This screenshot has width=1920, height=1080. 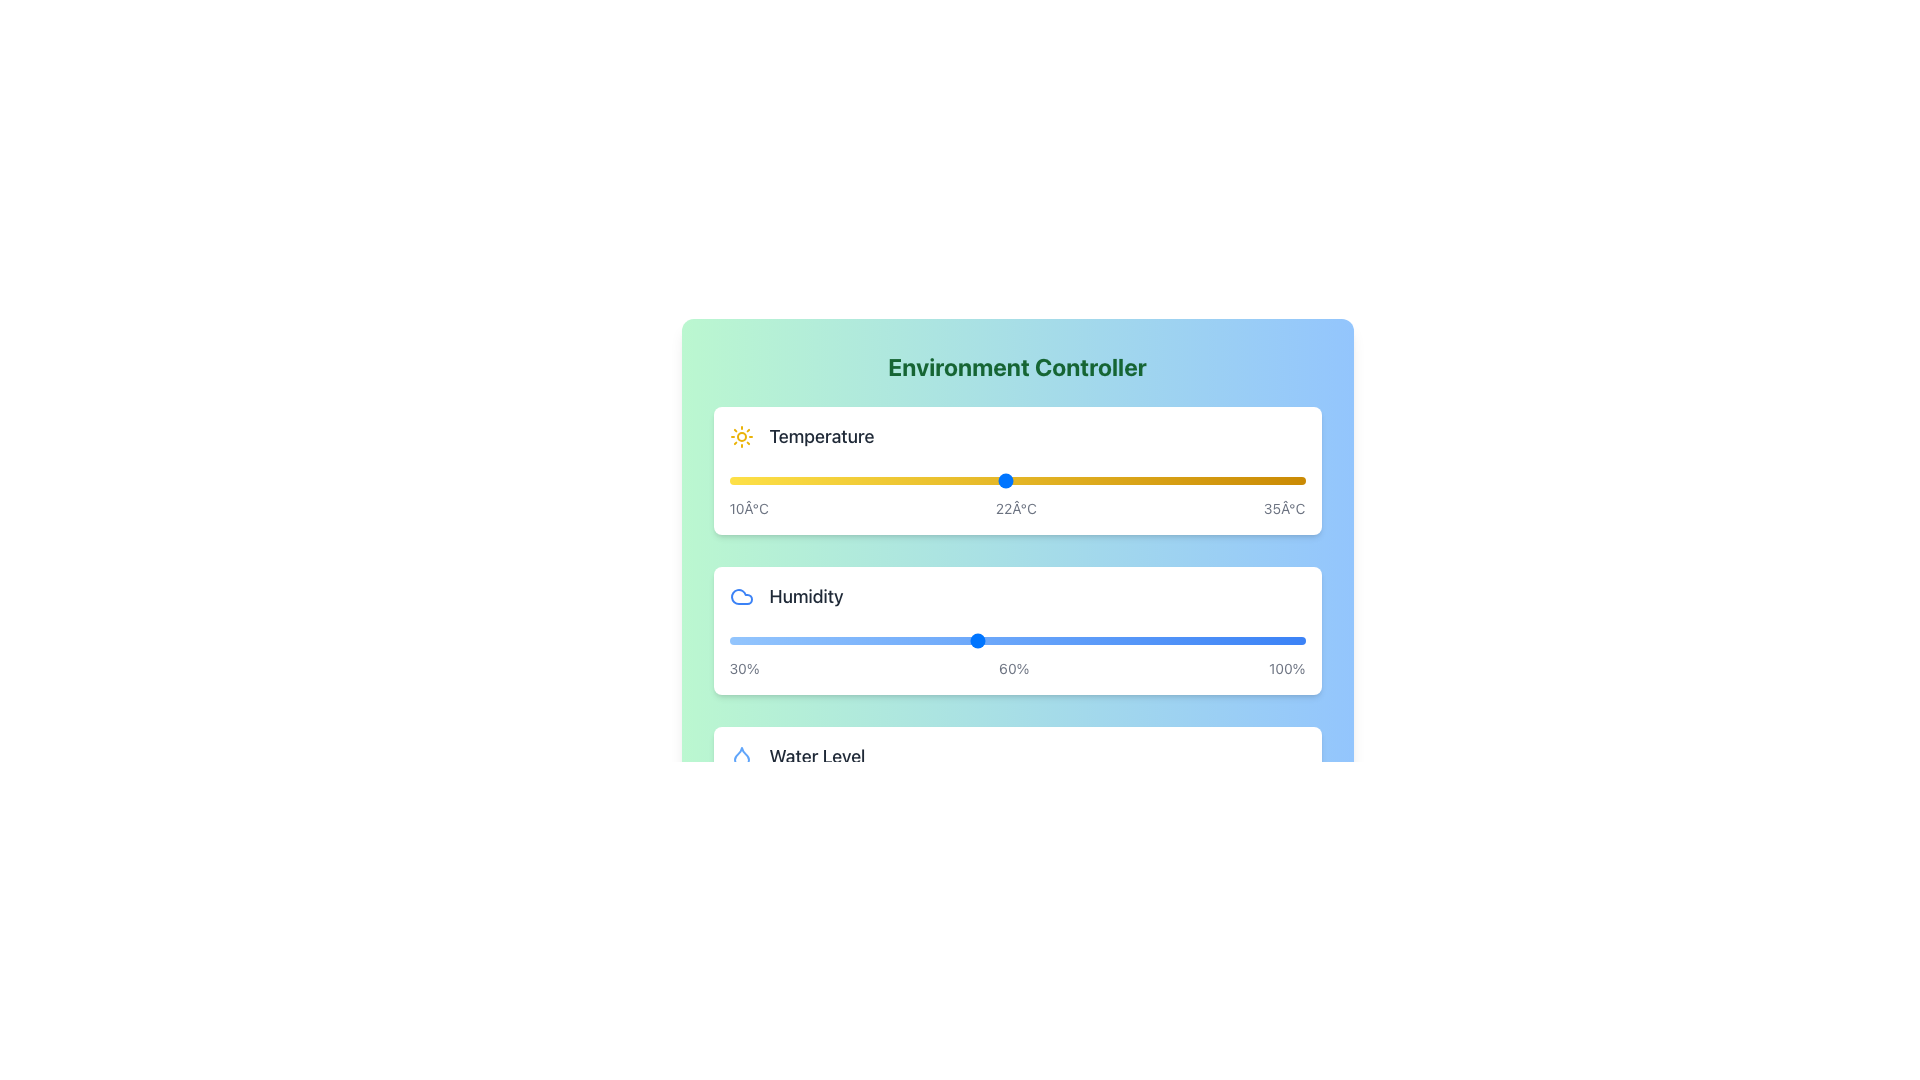 I want to click on the water drop icon used to symbolize liquid or water, located below the 'Humidity' gauge, so click(x=740, y=757).